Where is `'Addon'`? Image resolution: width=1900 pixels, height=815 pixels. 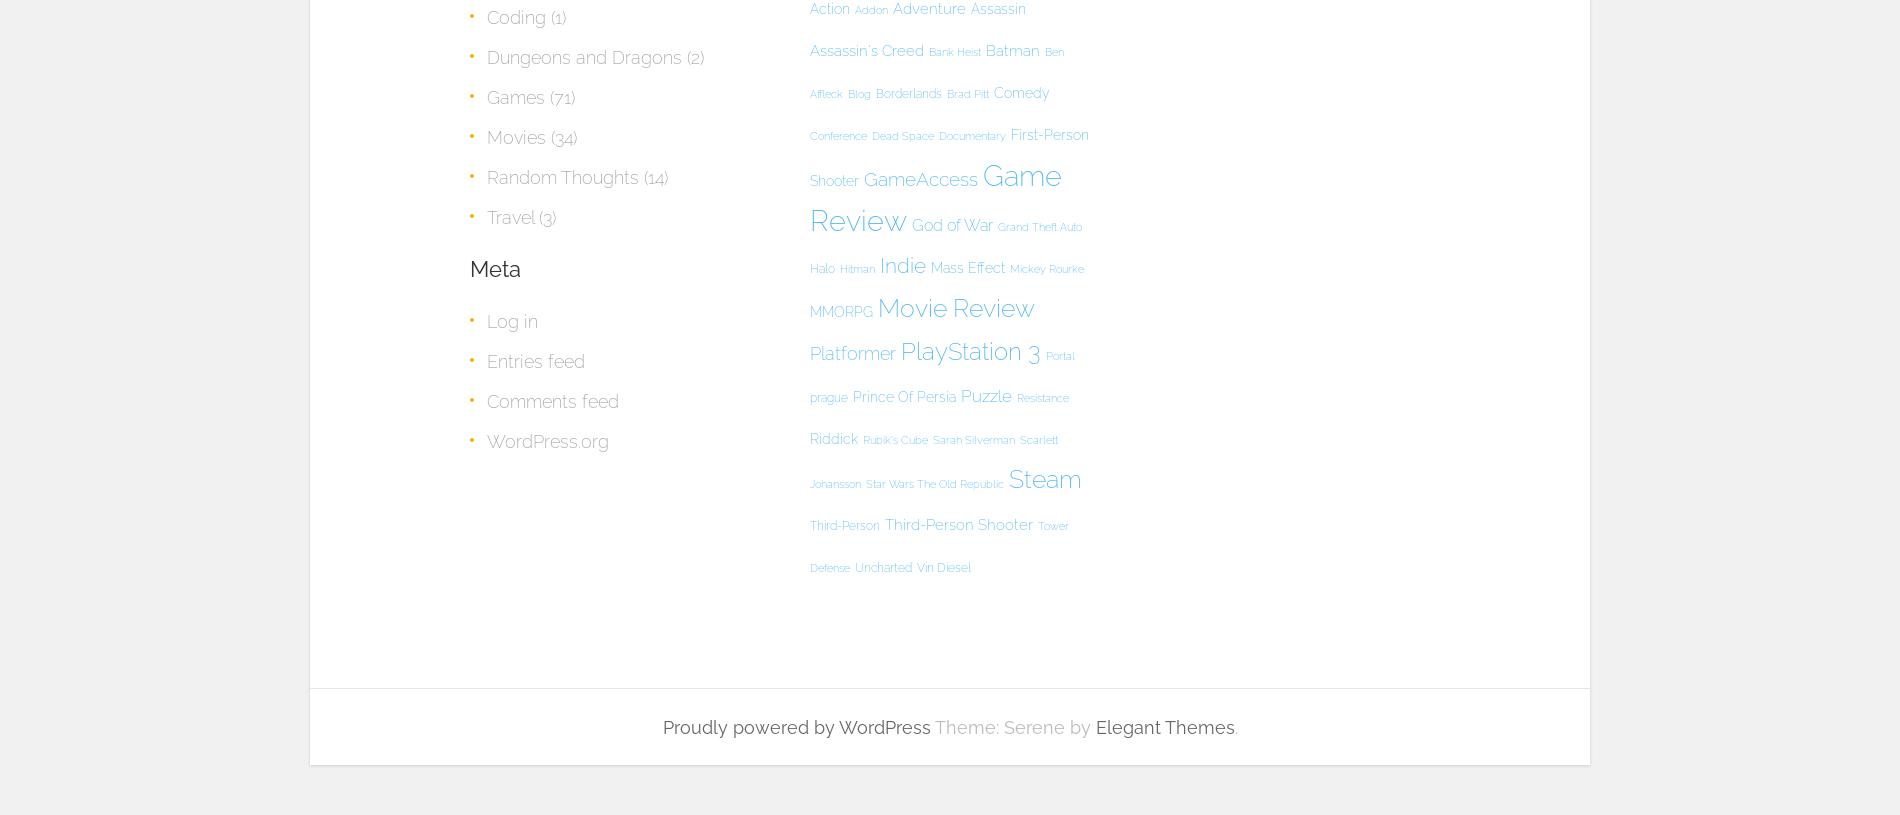
'Addon' is located at coordinates (870, 9).